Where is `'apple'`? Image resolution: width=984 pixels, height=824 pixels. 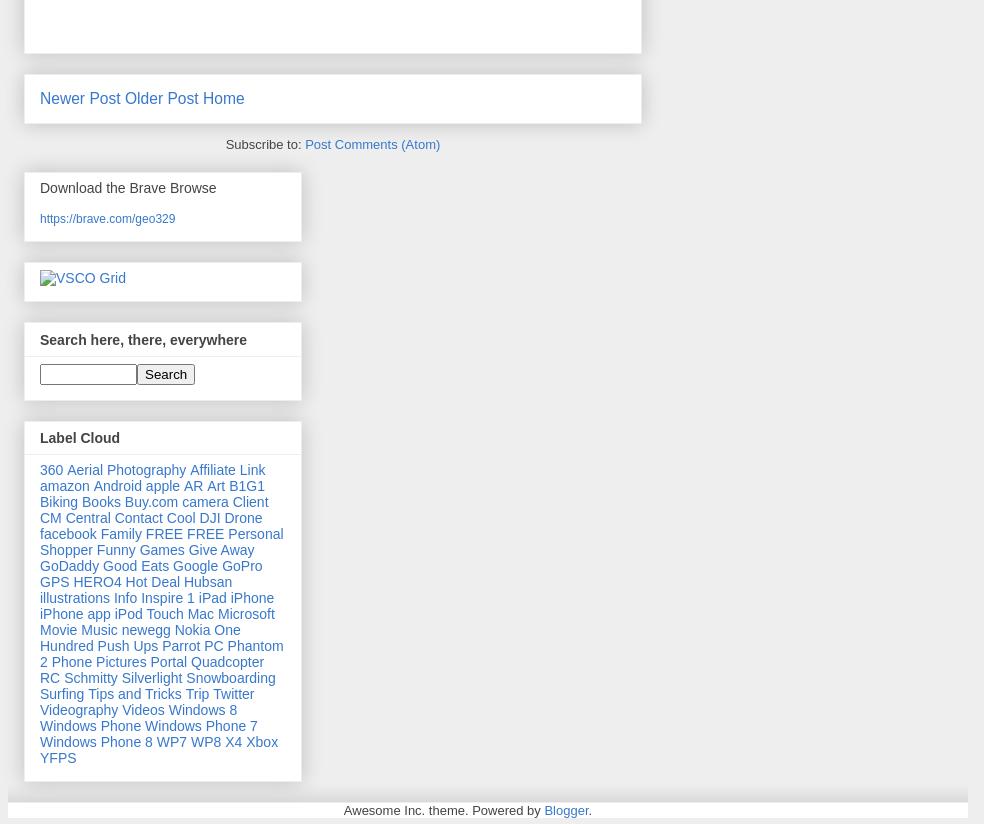
'apple' is located at coordinates (162, 484).